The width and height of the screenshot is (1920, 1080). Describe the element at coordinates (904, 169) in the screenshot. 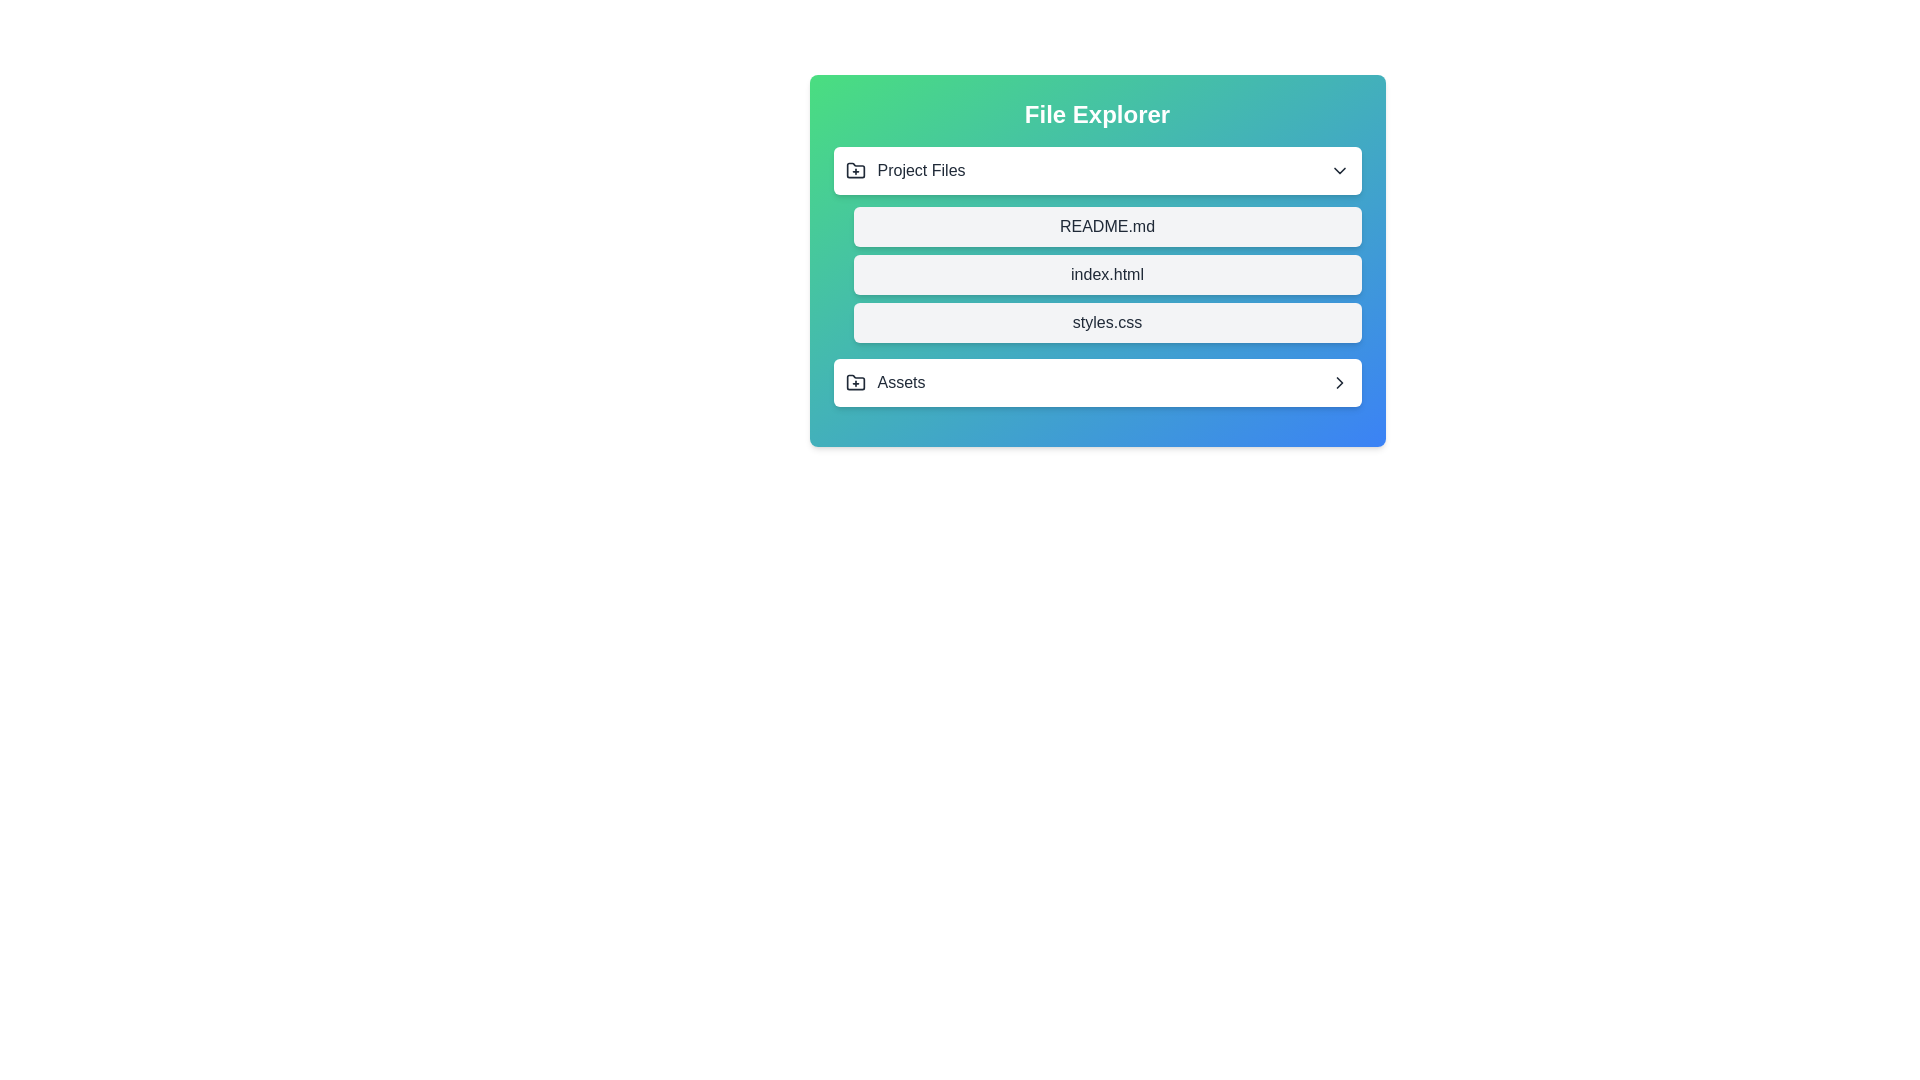

I see `the text label displaying 'Project Files', which is styled in a medium font weight and located next to a folder icon with a plus symbol` at that location.